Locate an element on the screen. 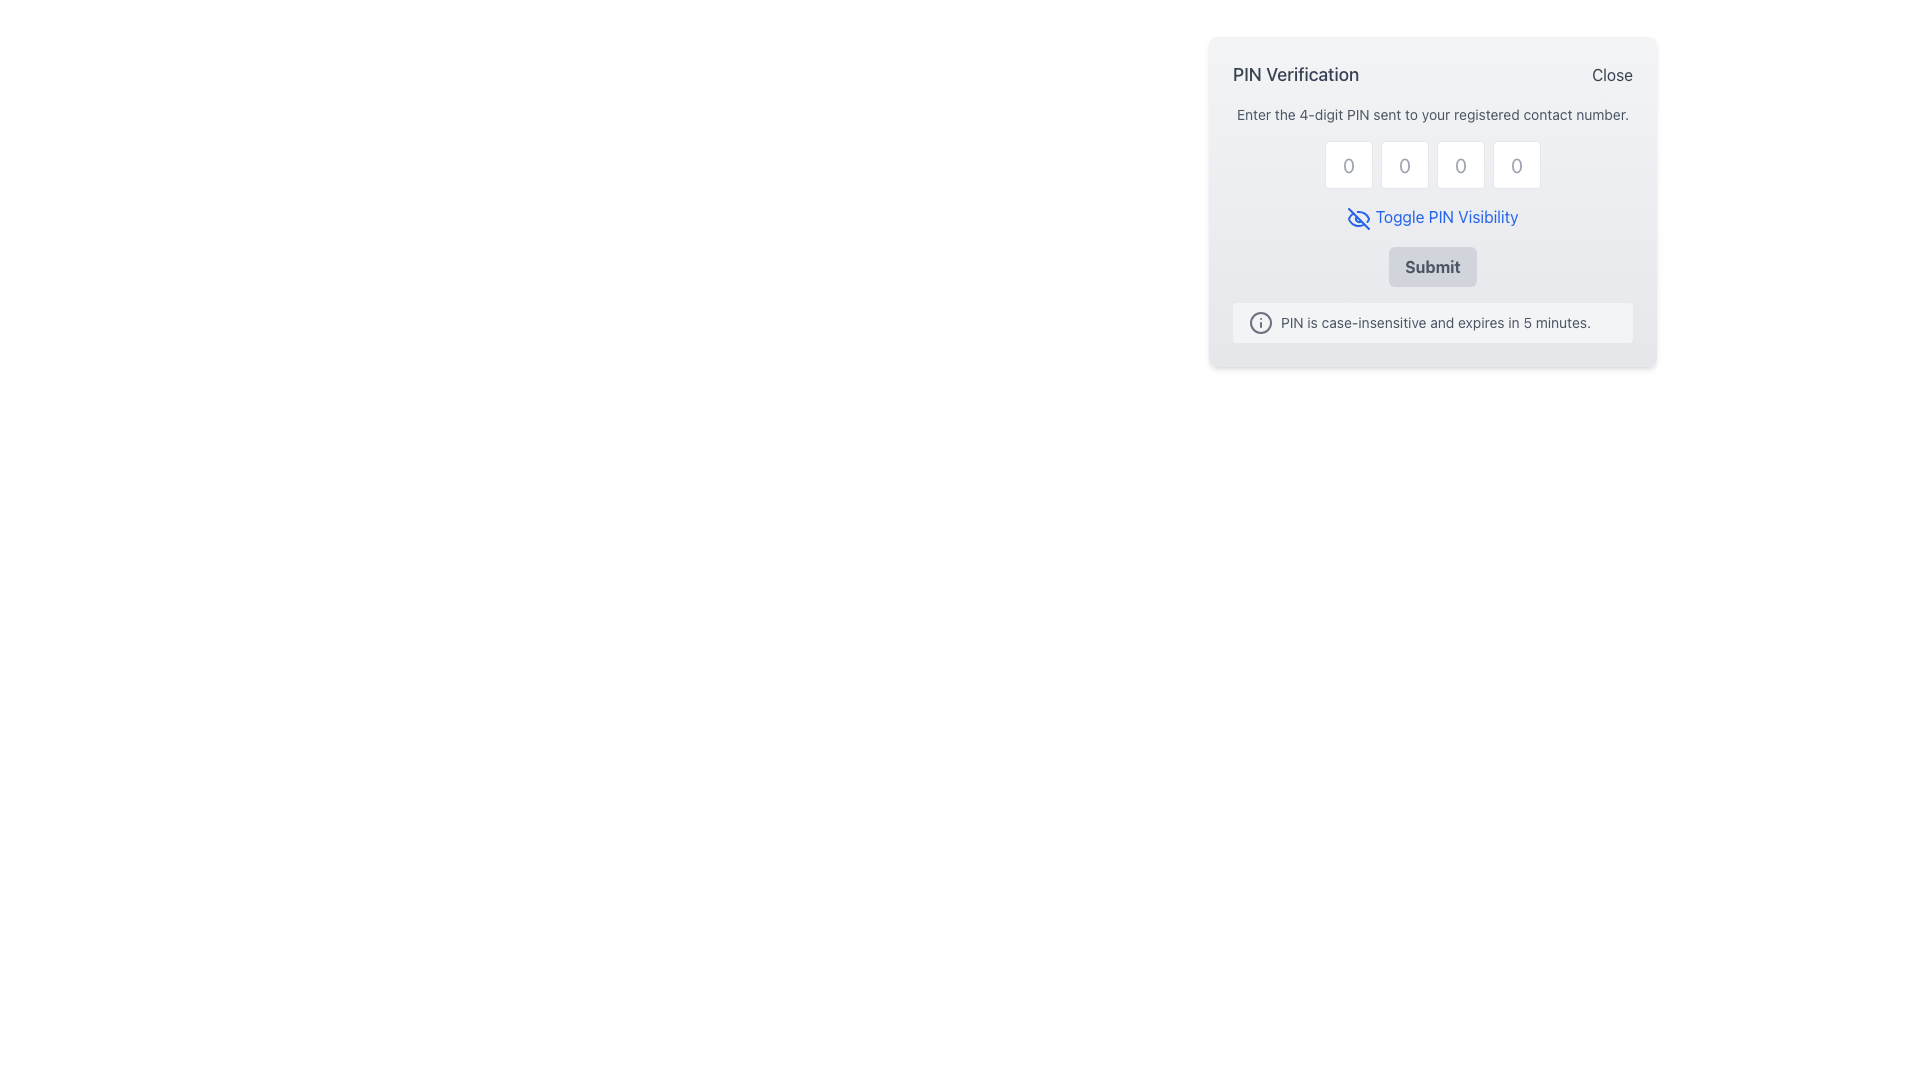  the icon button located above the 'Submit' button, aligned with the text label 'Toggle PIN Visibility' is located at coordinates (1359, 218).